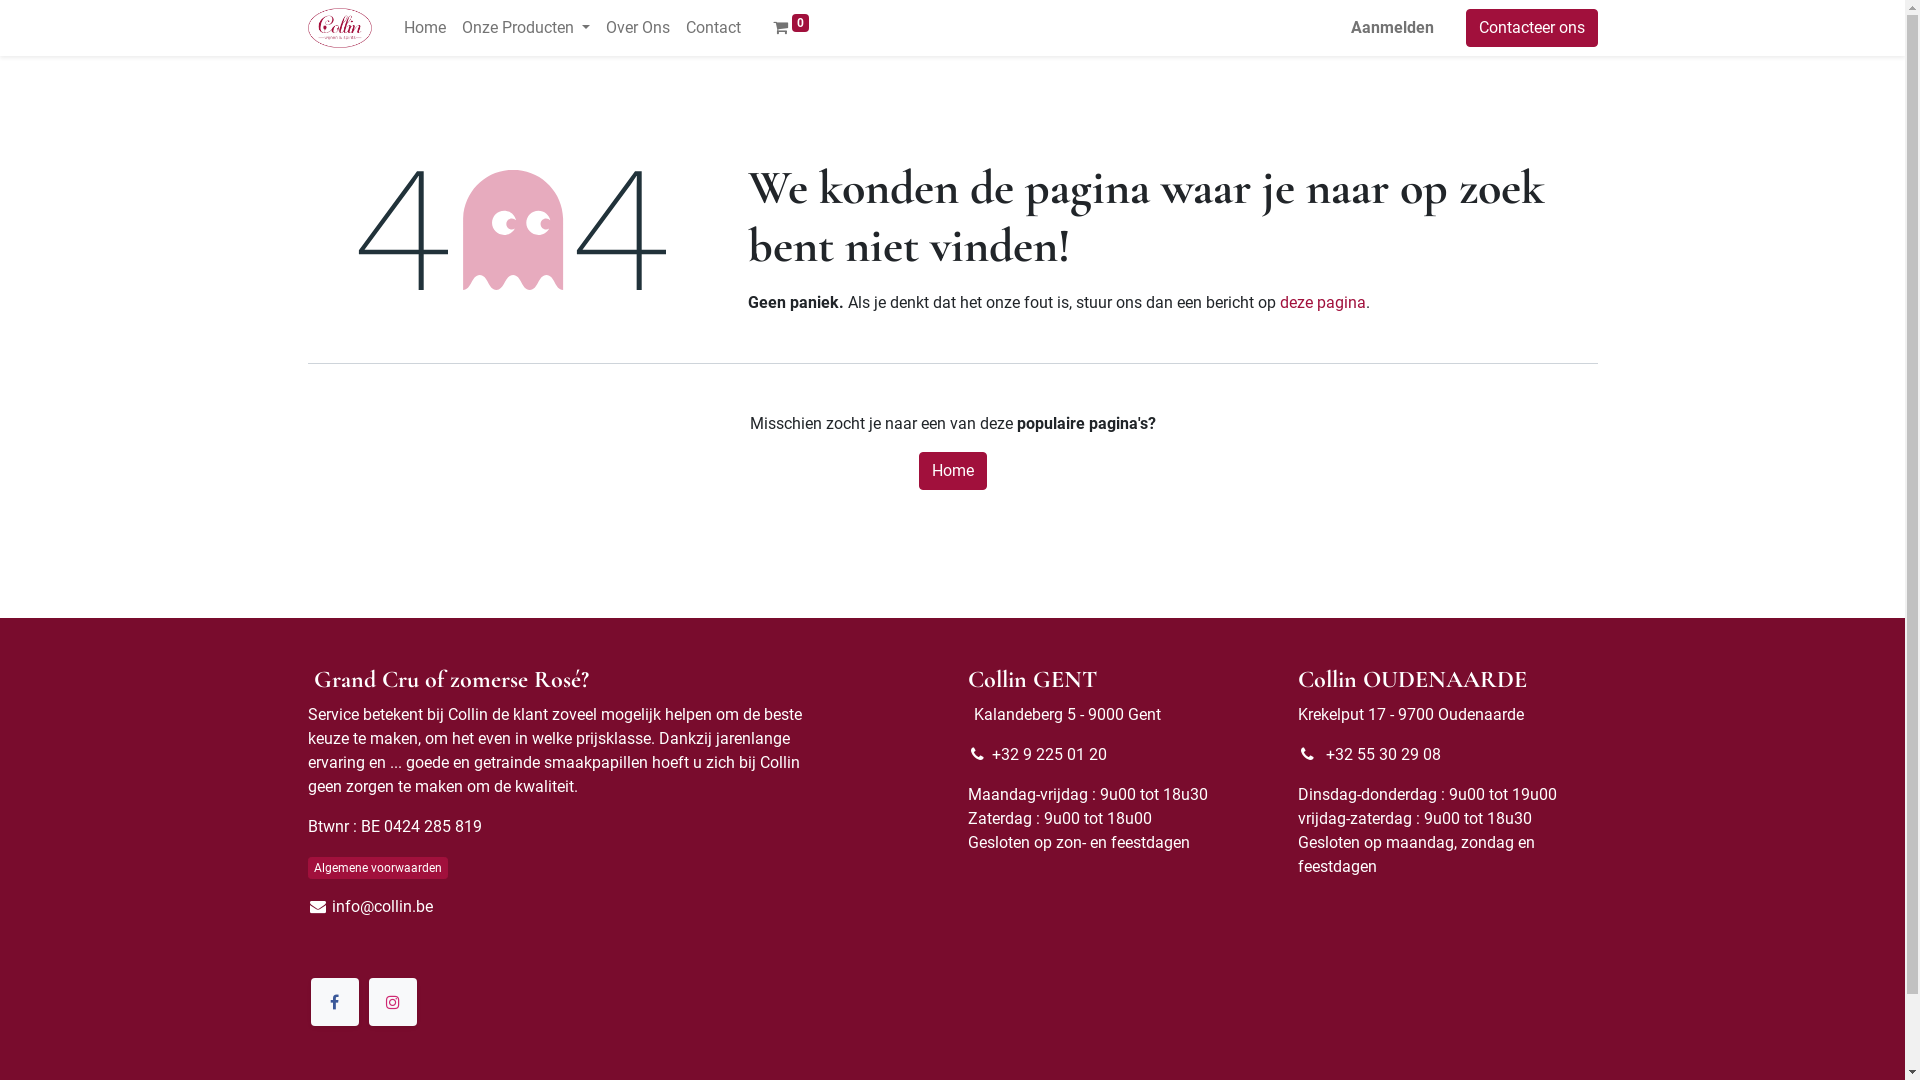 The image size is (1920, 1080). What do you see at coordinates (526, 27) in the screenshot?
I see `'Onze Producten'` at bounding box center [526, 27].